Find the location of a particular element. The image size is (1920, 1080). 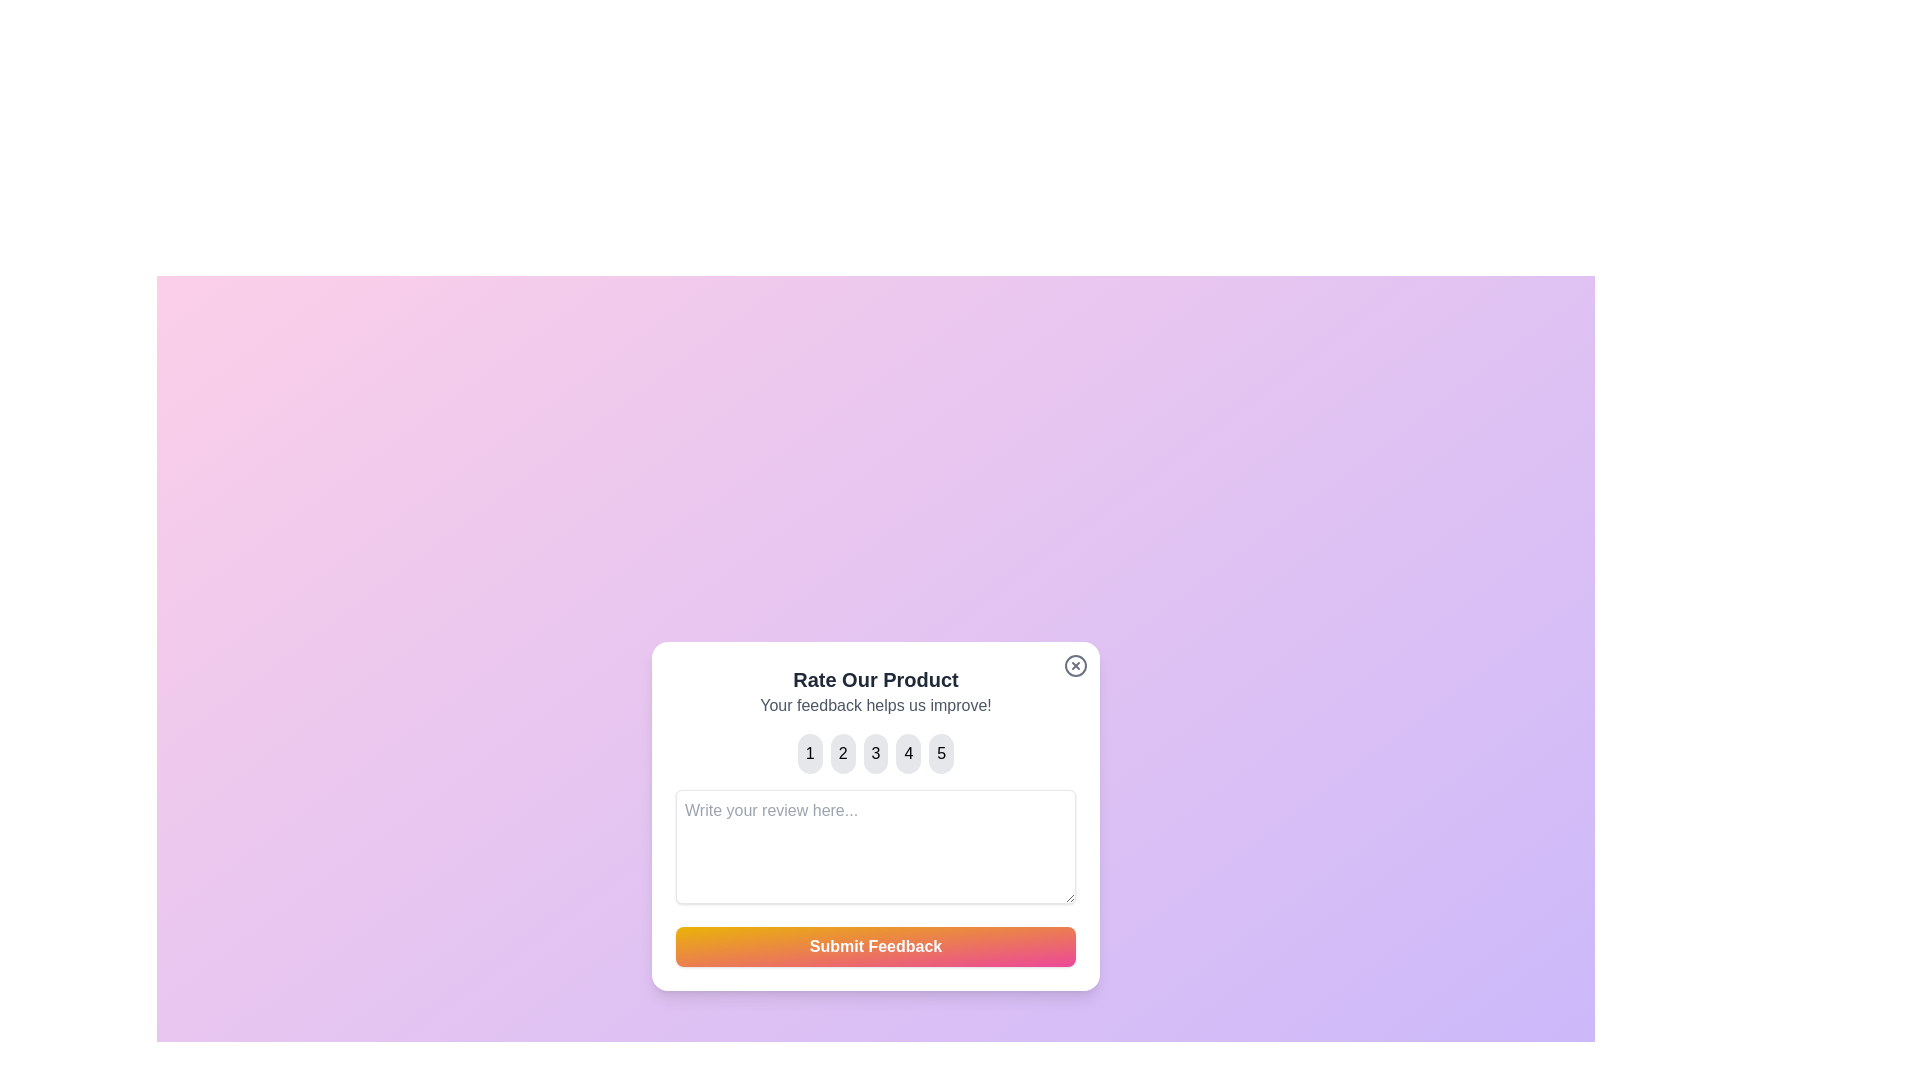

the button corresponding to the rating 1 is located at coordinates (810, 753).